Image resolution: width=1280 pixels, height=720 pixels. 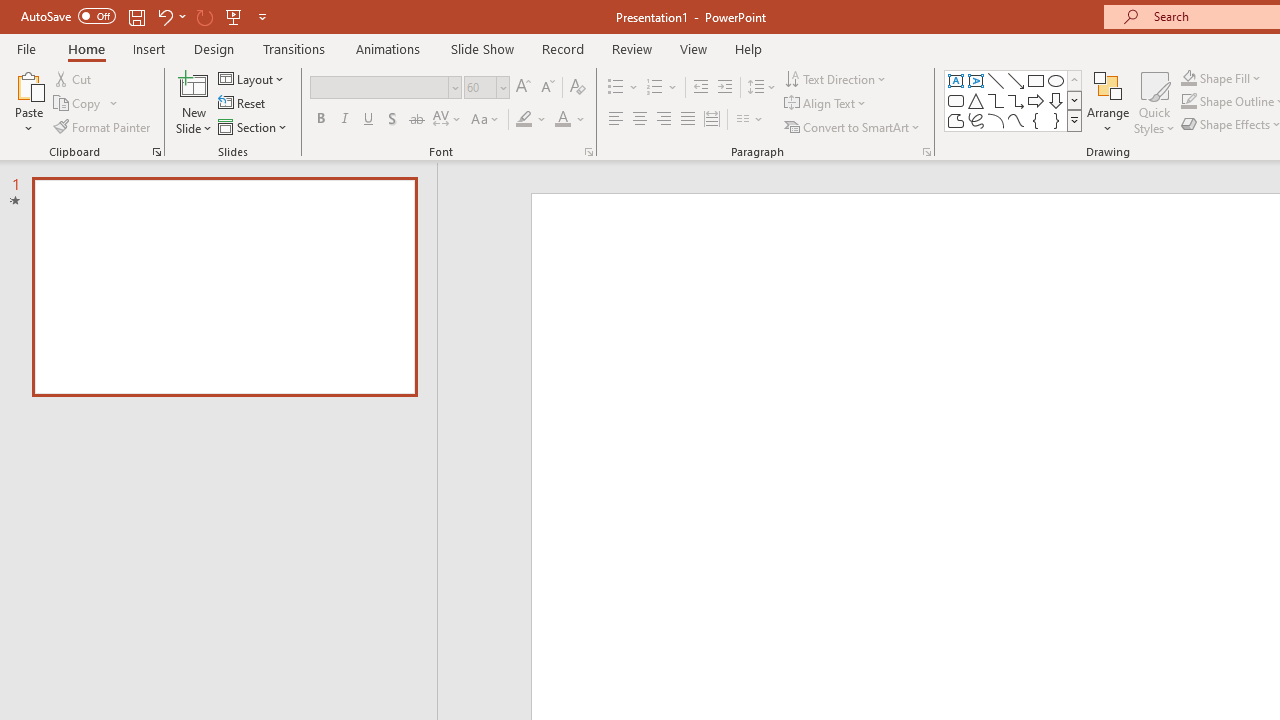 What do you see at coordinates (976, 120) in the screenshot?
I see `'Freeform: Scribble'` at bounding box center [976, 120].